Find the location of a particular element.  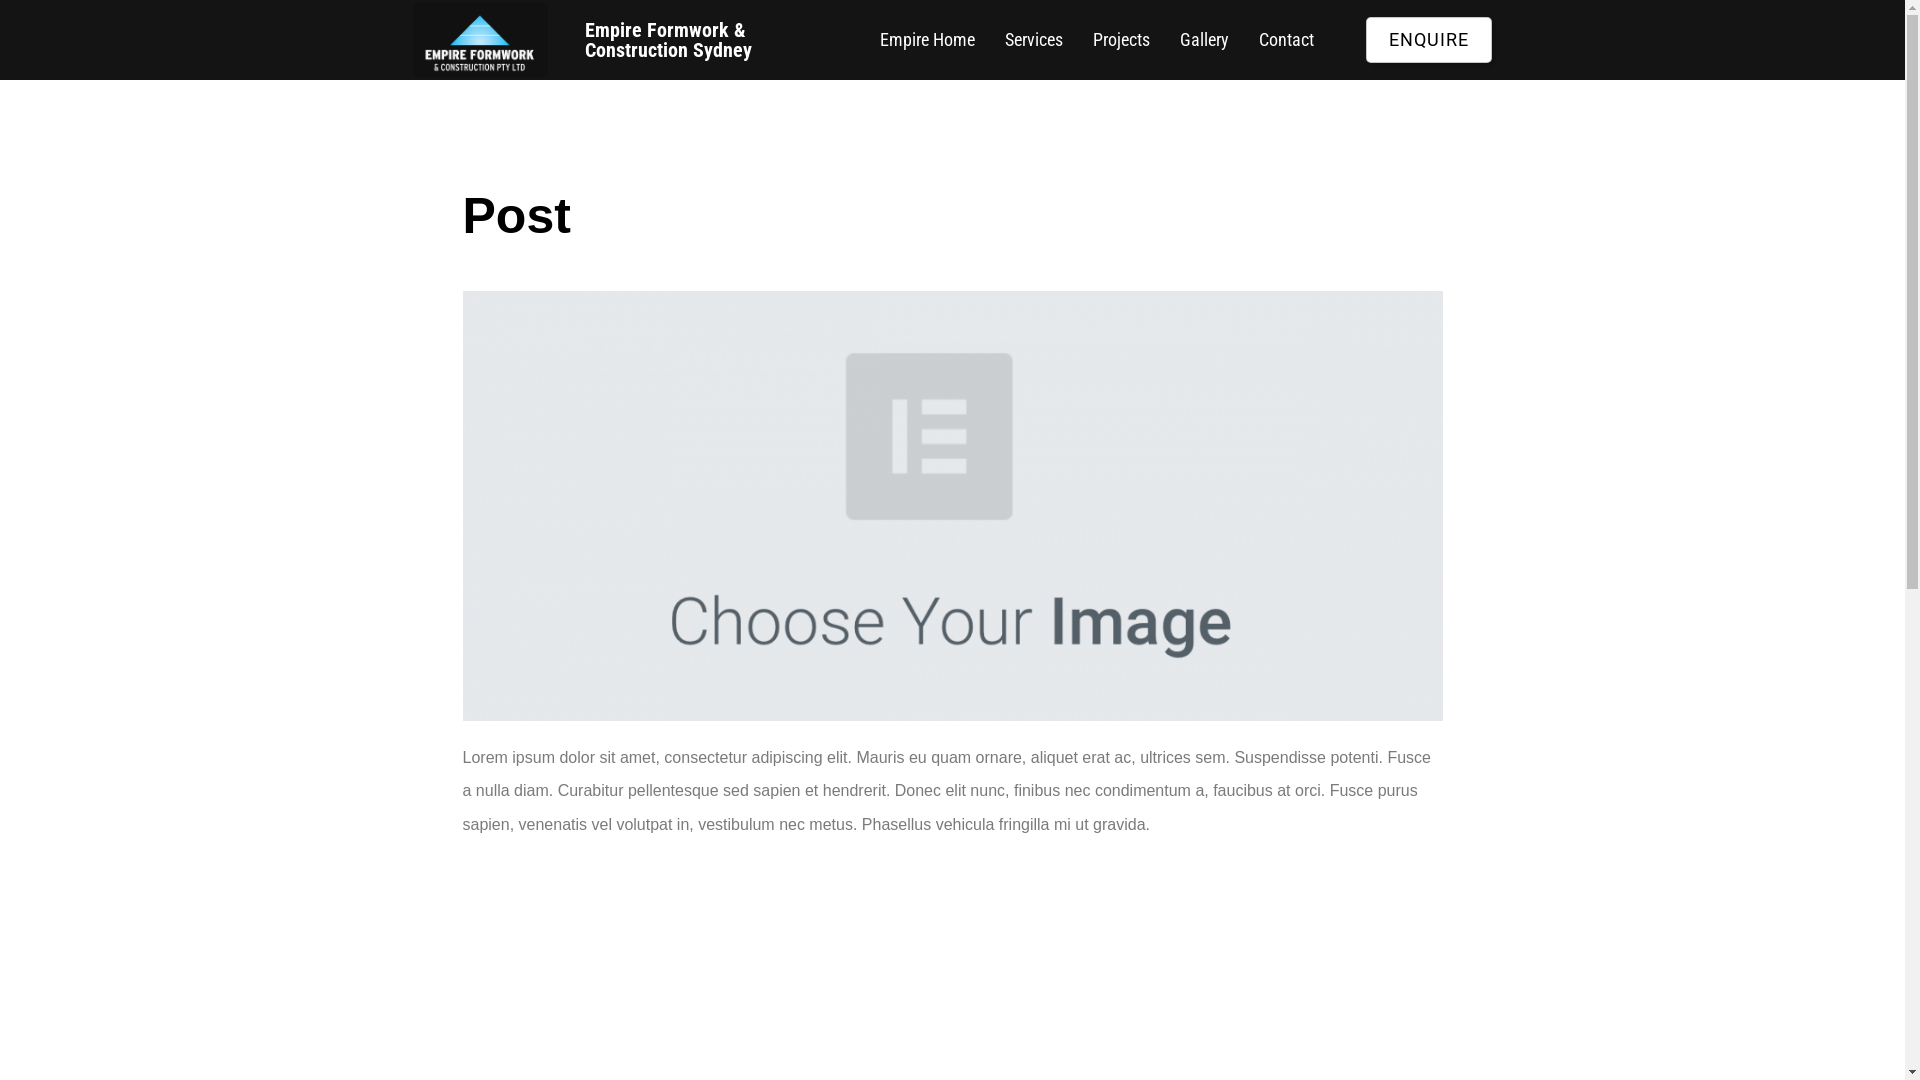

'Empire Home' is located at coordinates (864, 39).